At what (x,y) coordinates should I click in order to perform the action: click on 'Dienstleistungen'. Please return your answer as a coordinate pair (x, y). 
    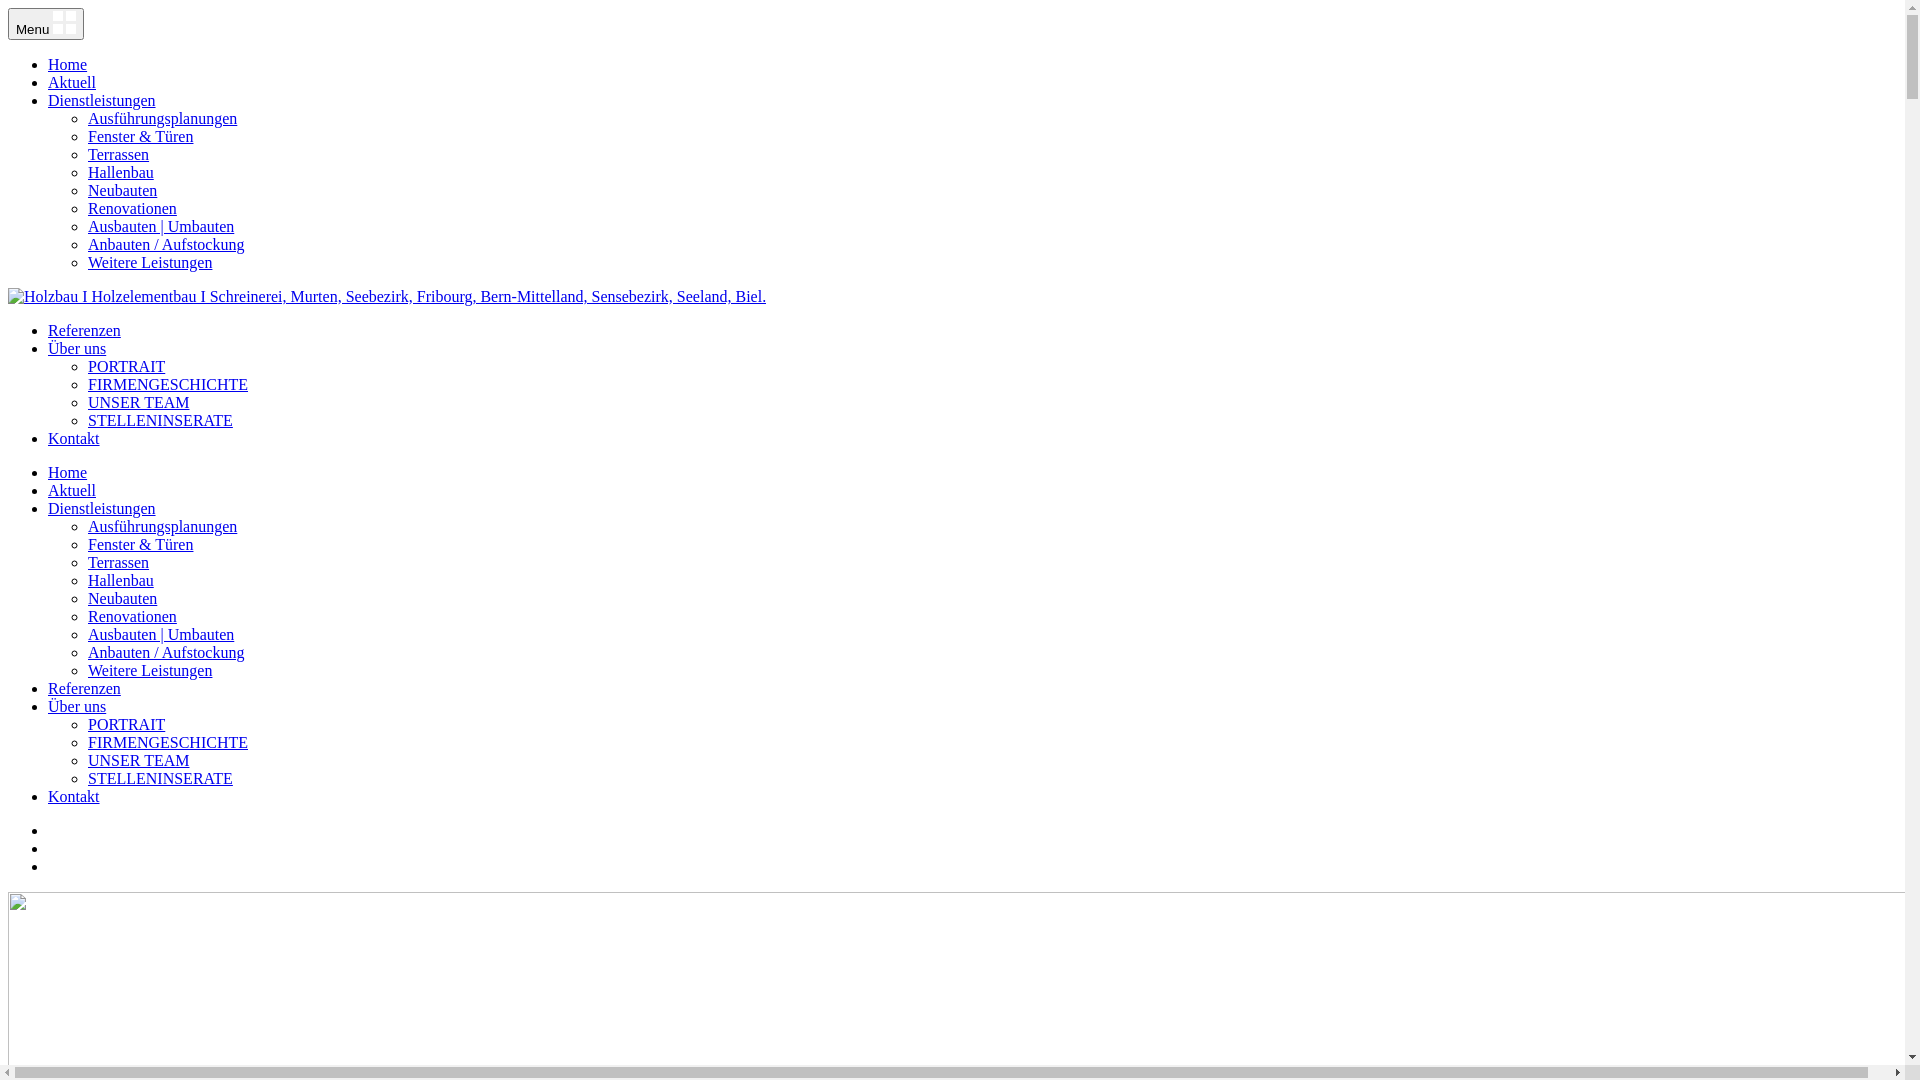
    Looking at the image, I should click on (100, 100).